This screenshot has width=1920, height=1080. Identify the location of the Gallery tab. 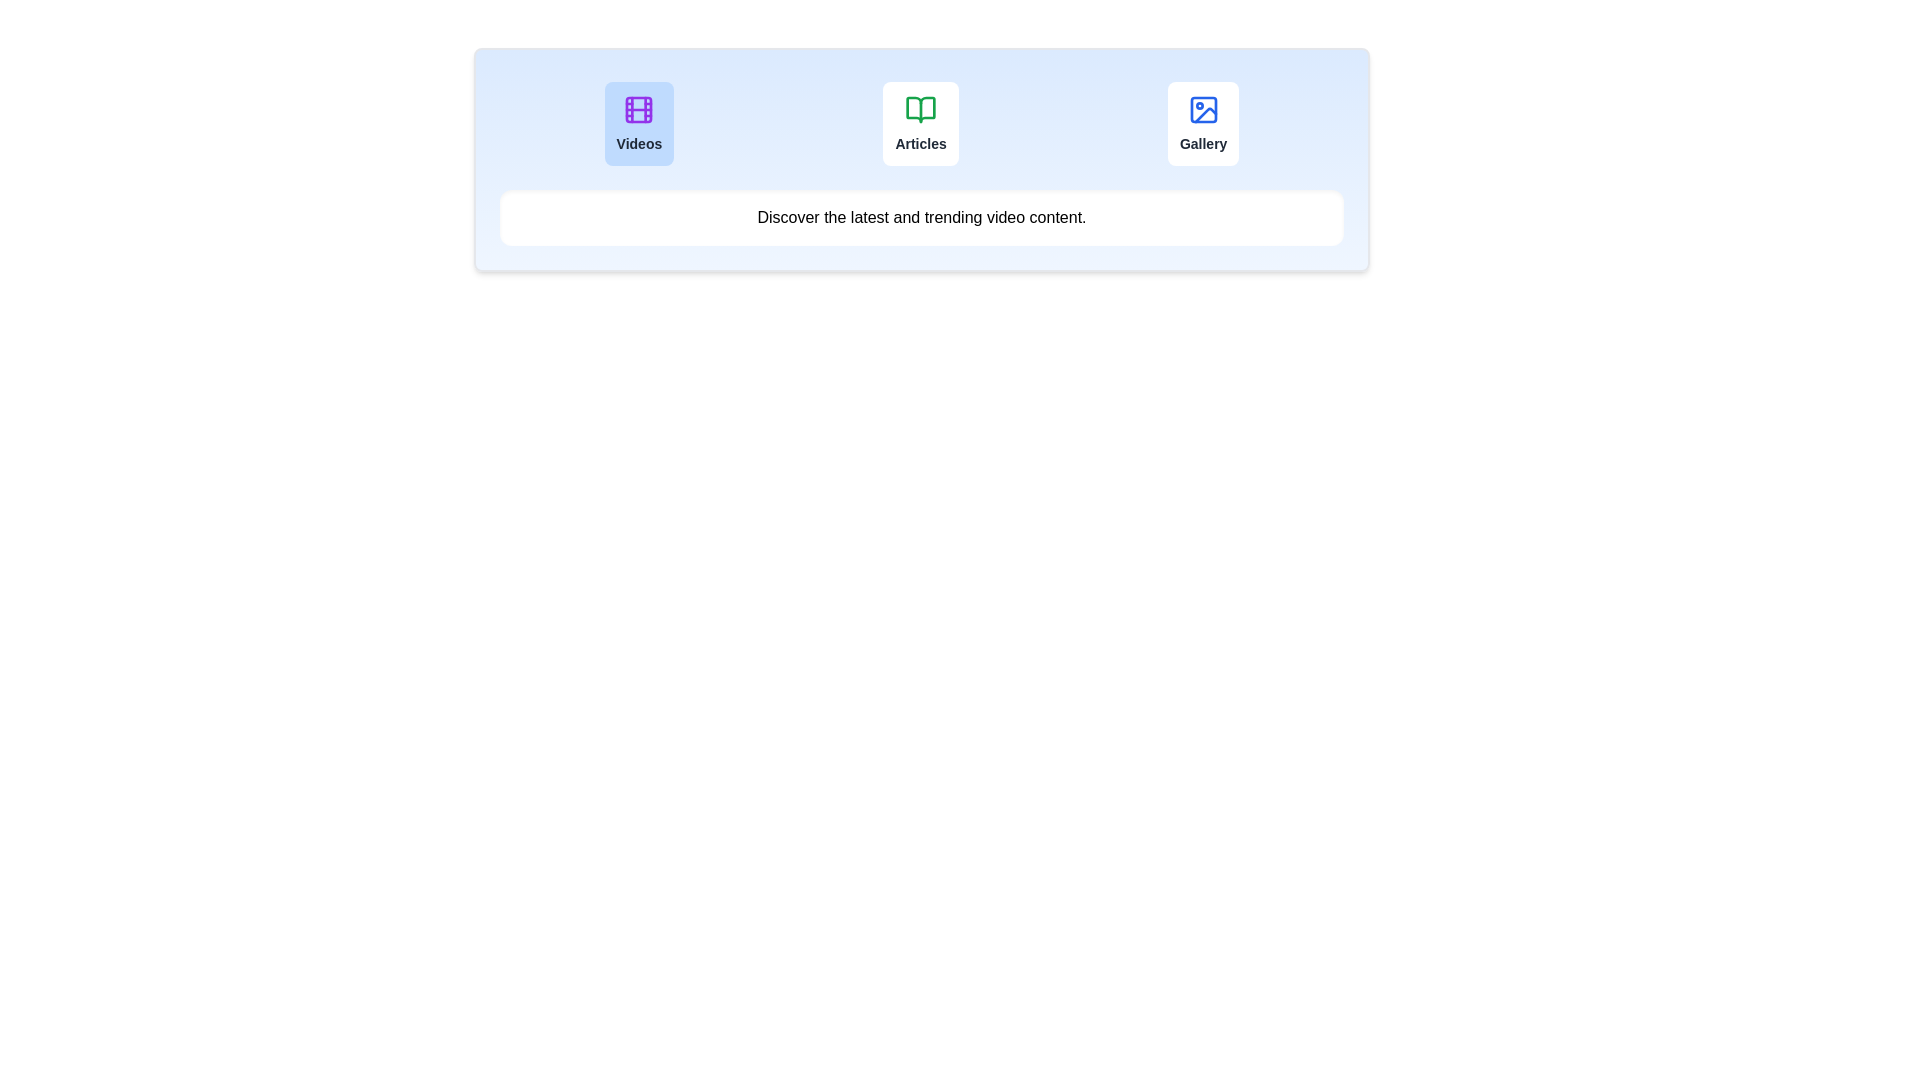
(1202, 123).